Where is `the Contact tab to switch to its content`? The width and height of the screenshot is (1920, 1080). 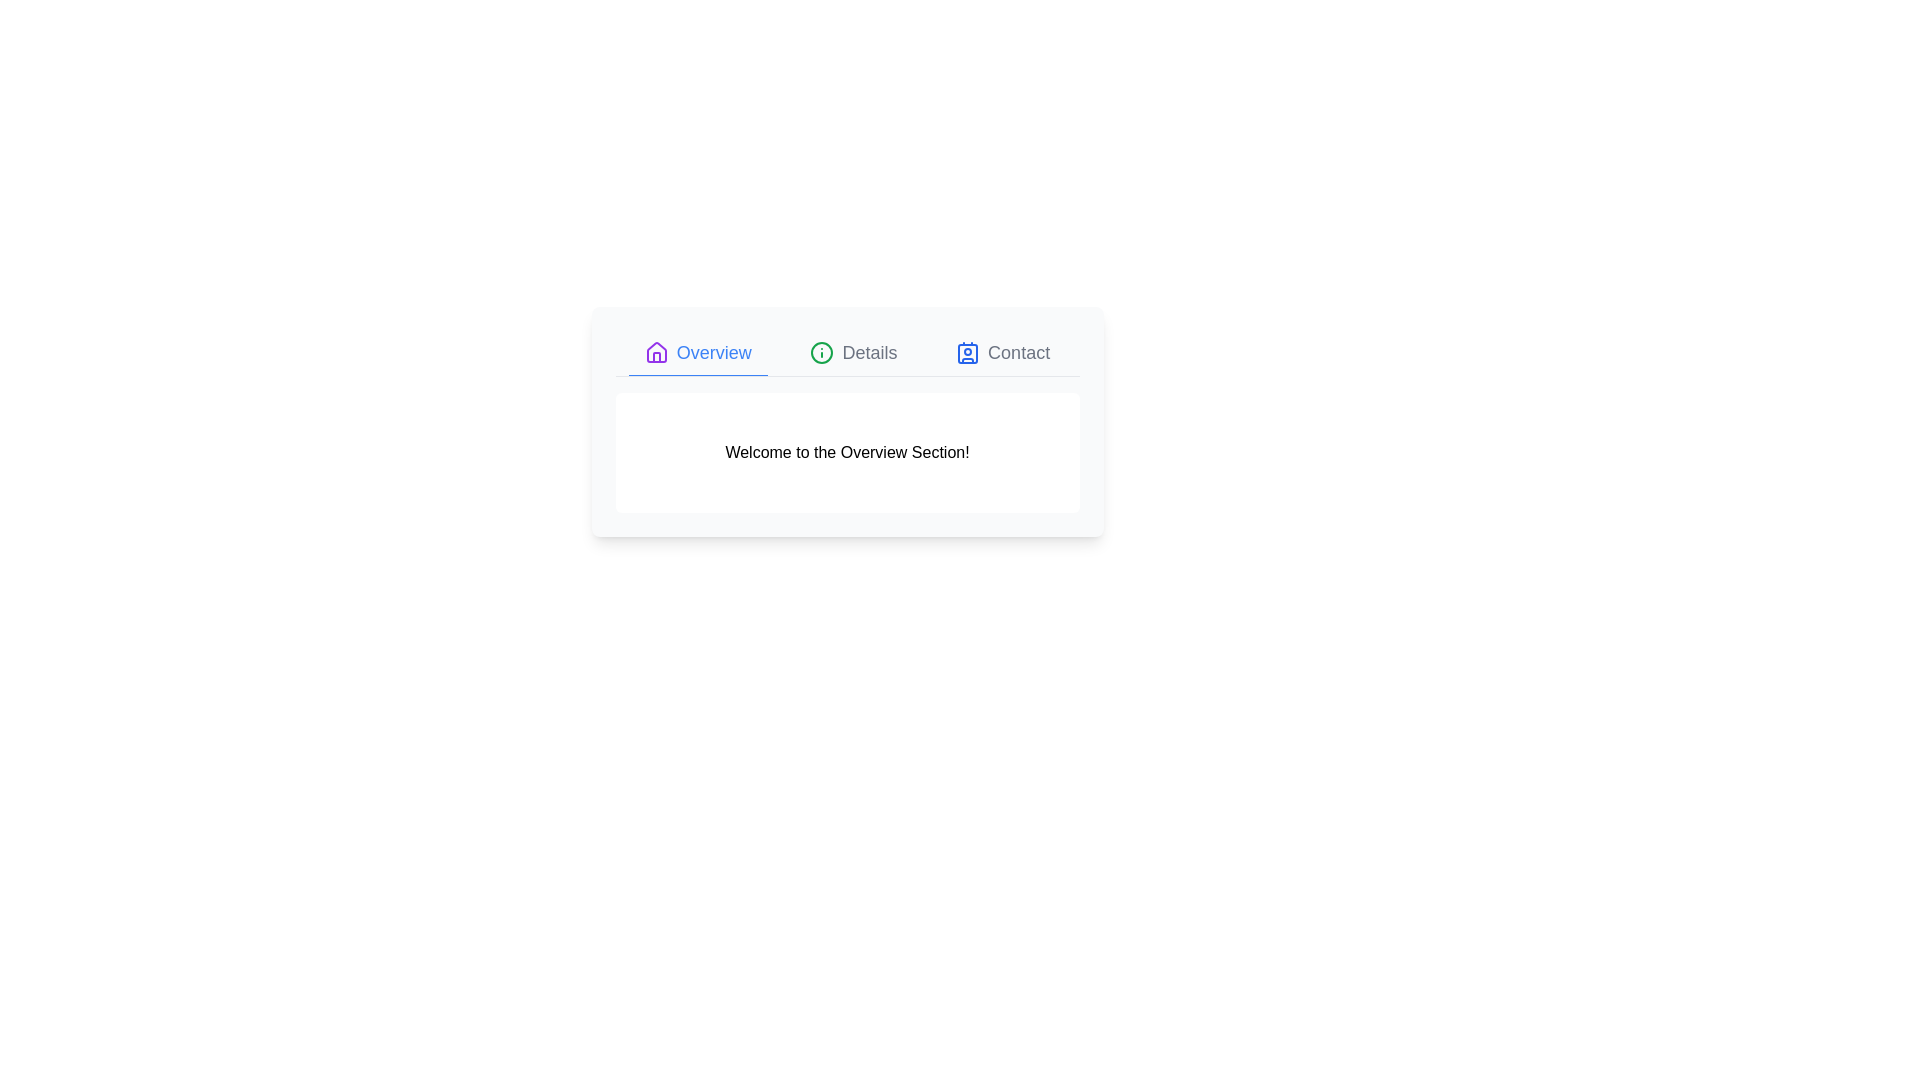 the Contact tab to switch to its content is located at coordinates (1003, 353).